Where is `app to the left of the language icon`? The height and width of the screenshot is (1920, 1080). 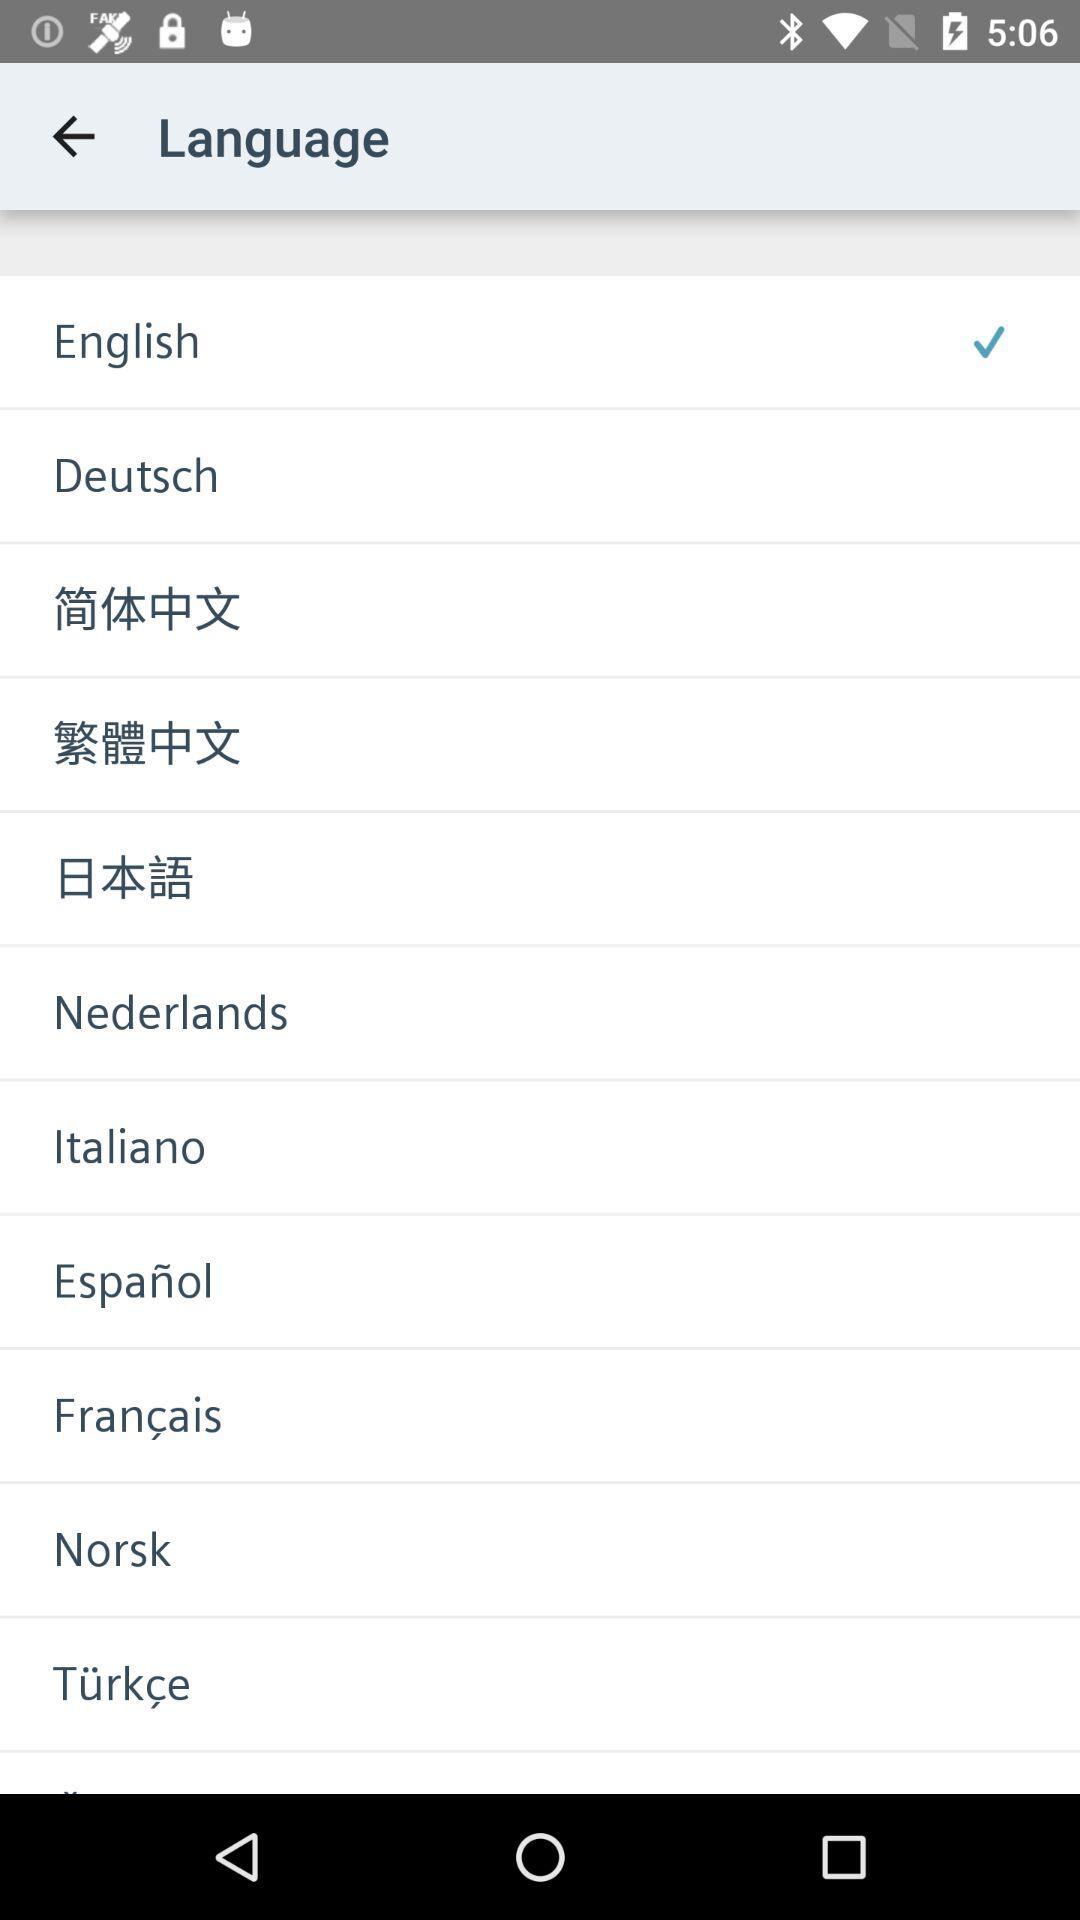
app to the left of the language icon is located at coordinates (72, 135).